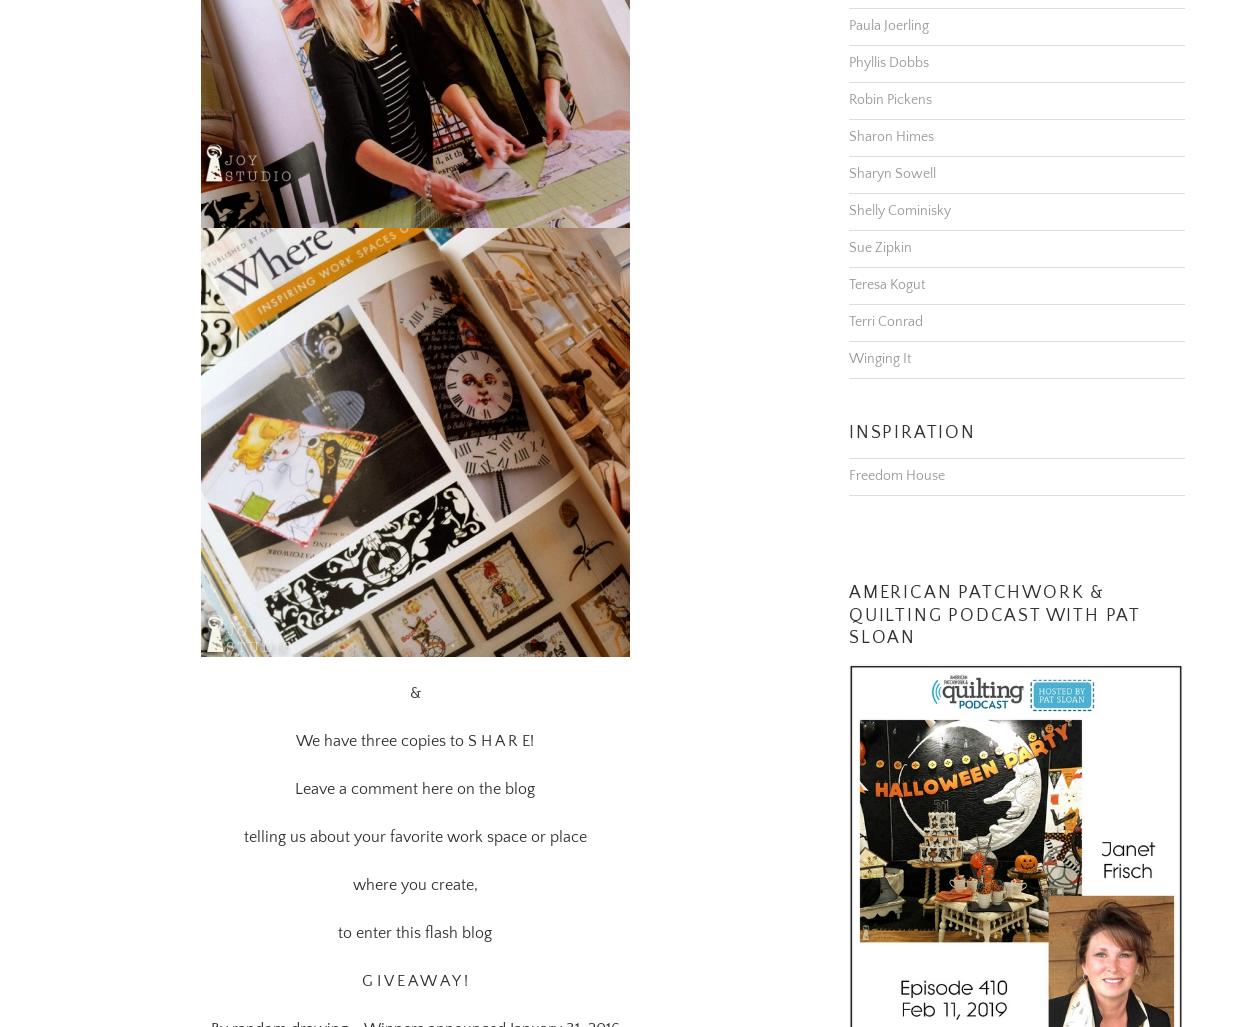 The height and width of the screenshot is (1027, 1250). What do you see at coordinates (415, 907) in the screenshot?
I see `'to enter this flash blog'` at bounding box center [415, 907].